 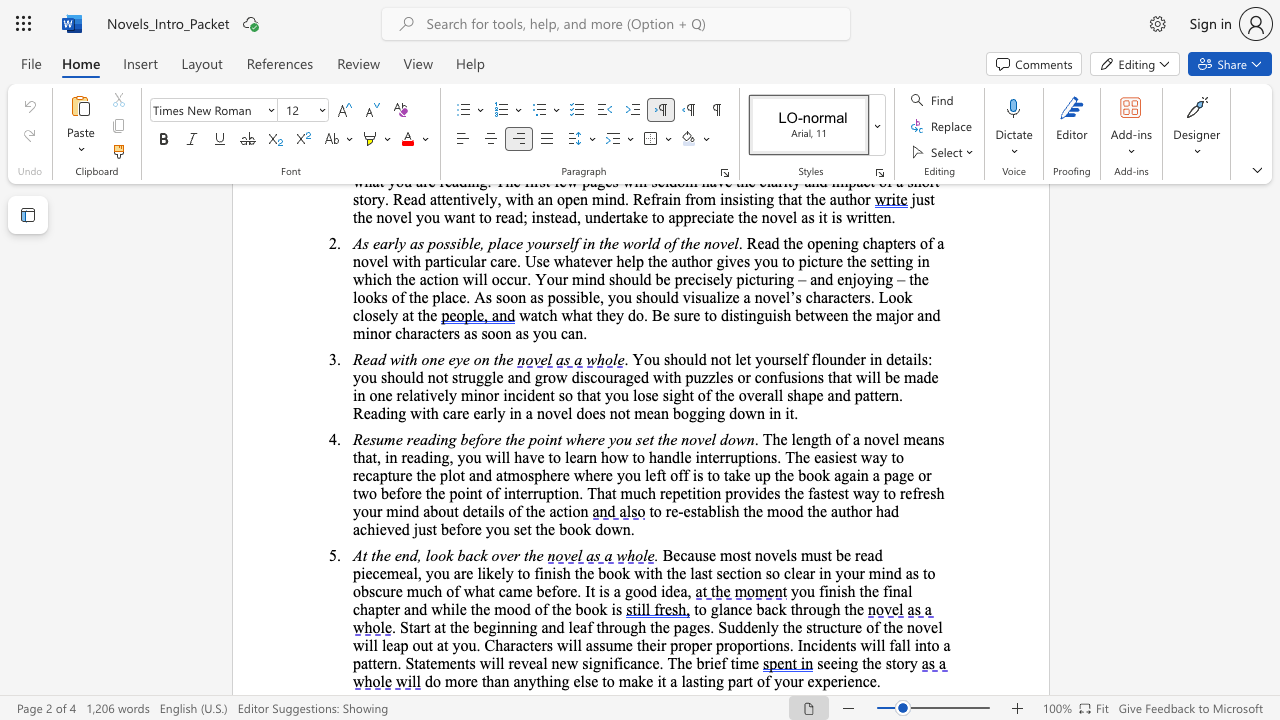 What do you see at coordinates (491, 555) in the screenshot?
I see `the subset text "over" within the text "At the end, look back over the"` at bounding box center [491, 555].